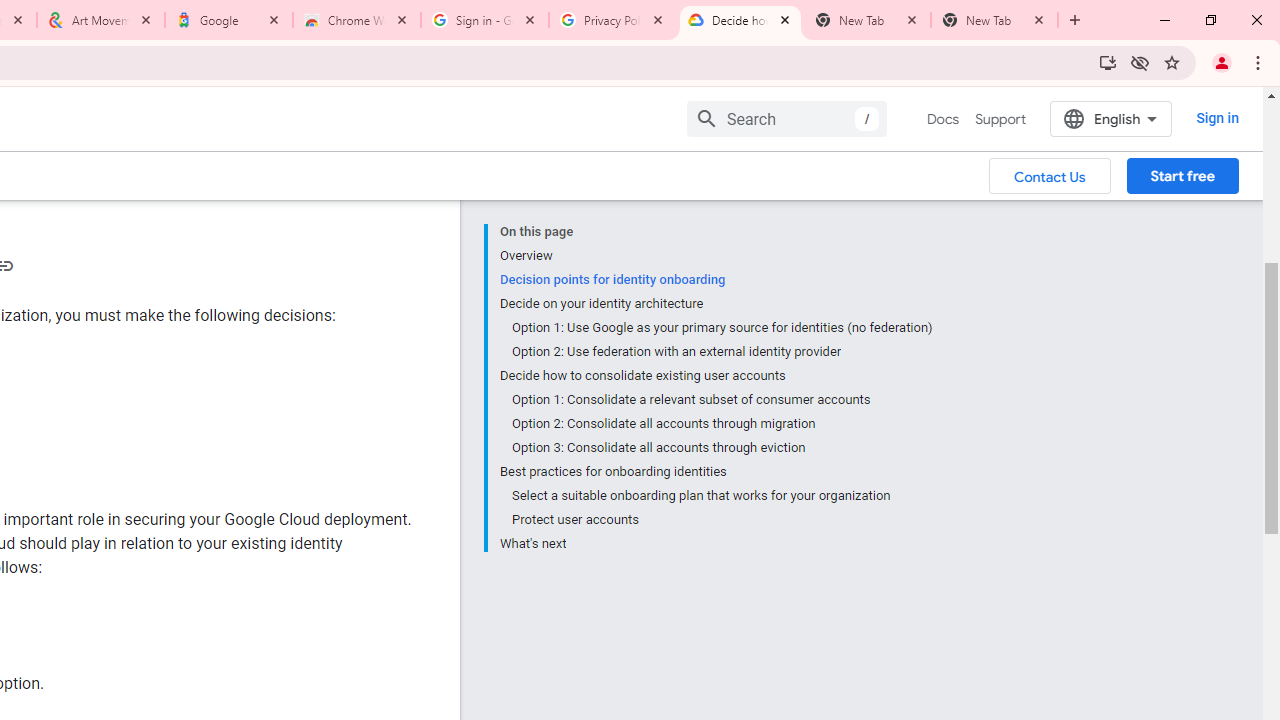  Describe the element at coordinates (1106, 61) in the screenshot. I see `'Install Google Cloud'` at that location.